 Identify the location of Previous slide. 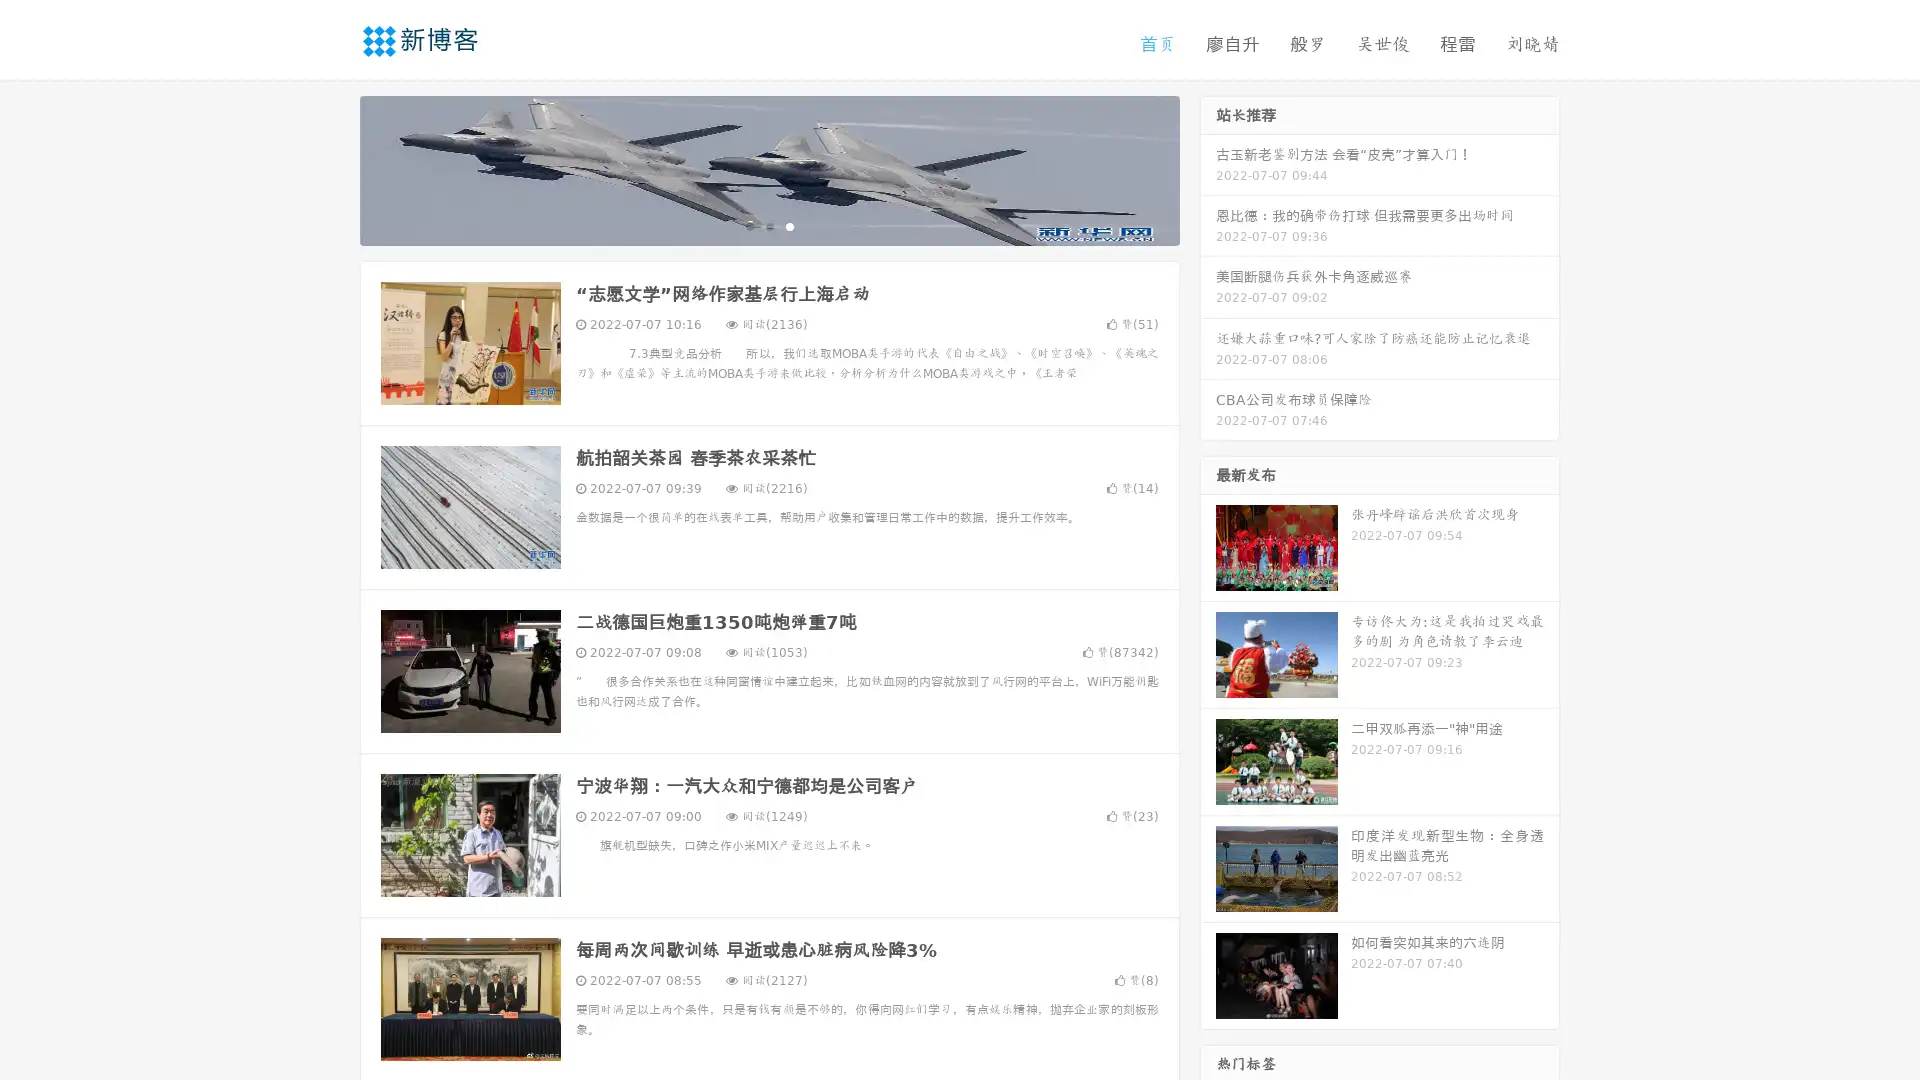
(330, 168).